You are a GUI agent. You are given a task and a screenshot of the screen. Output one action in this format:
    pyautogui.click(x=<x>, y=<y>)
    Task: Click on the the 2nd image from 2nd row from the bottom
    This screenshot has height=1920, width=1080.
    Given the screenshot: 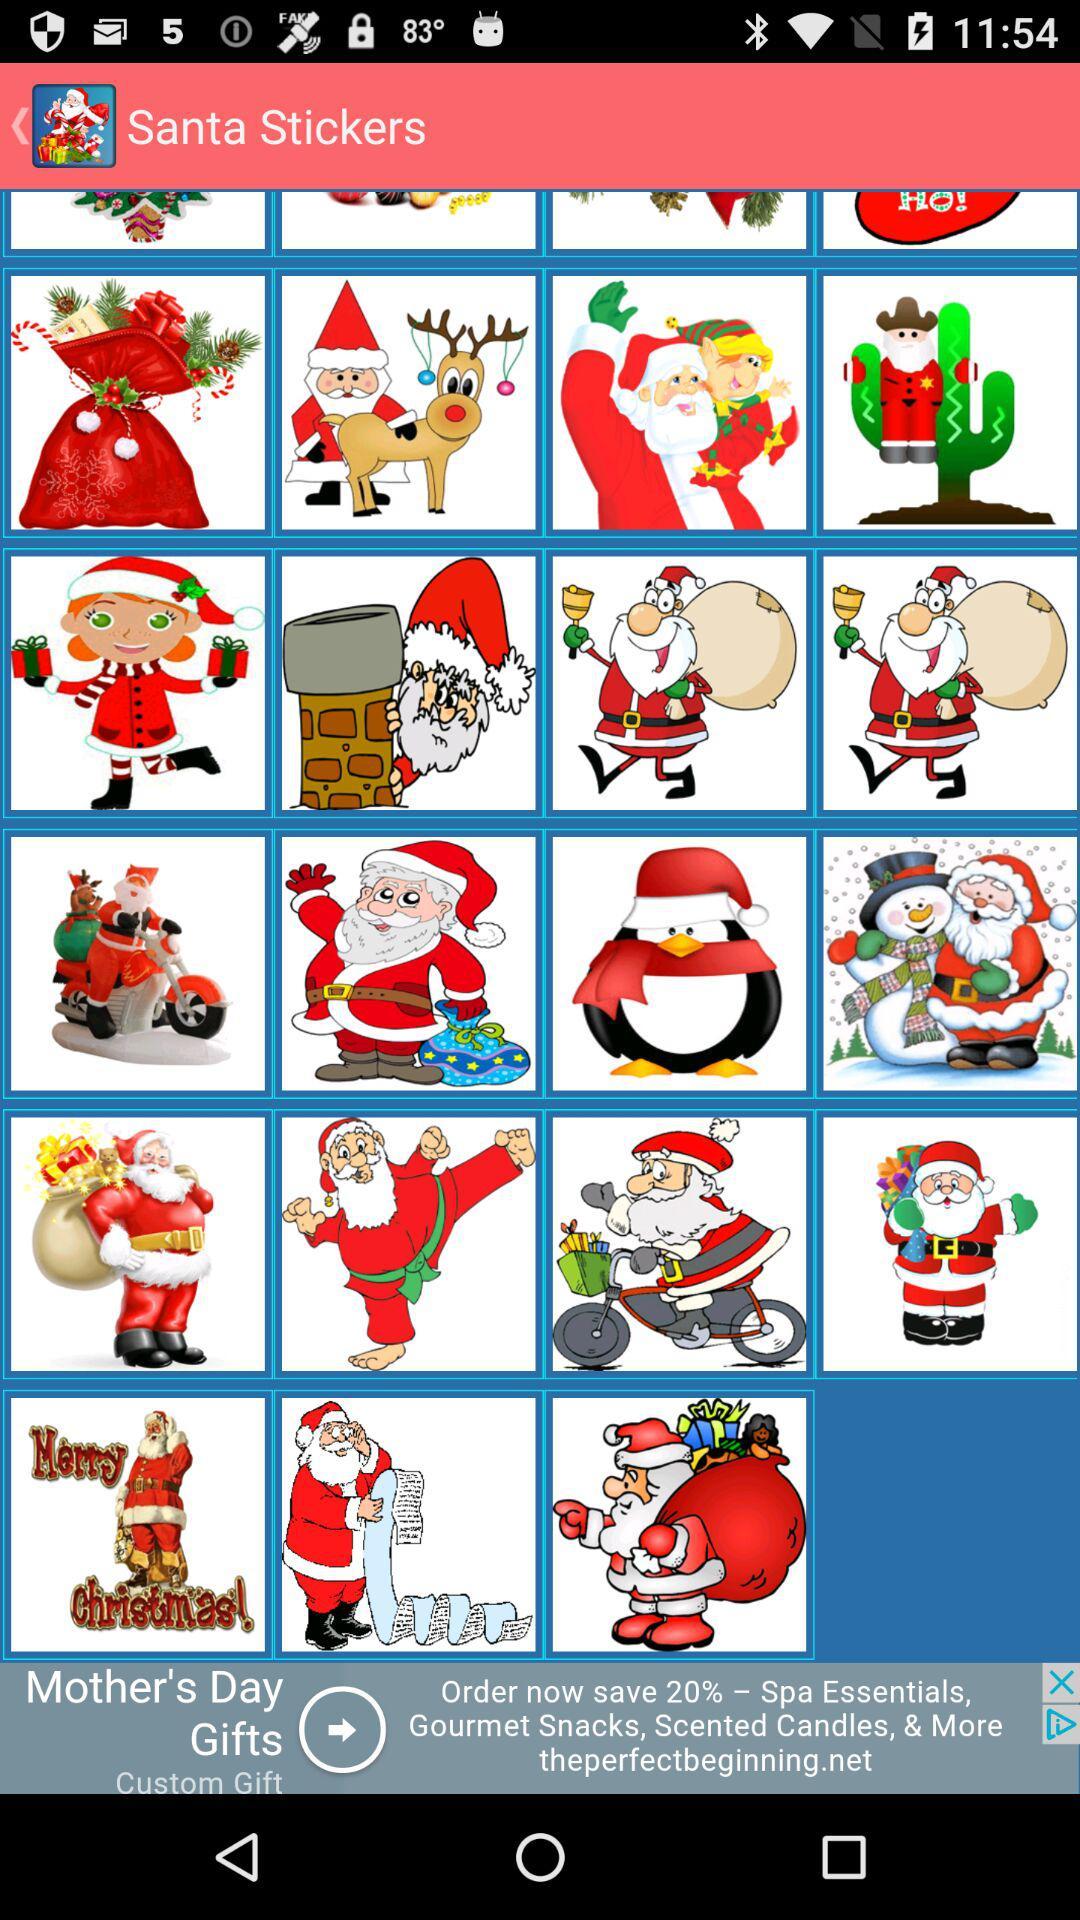 What is the action you would take?
    pyautogui.click(x=407, y=1242)
    